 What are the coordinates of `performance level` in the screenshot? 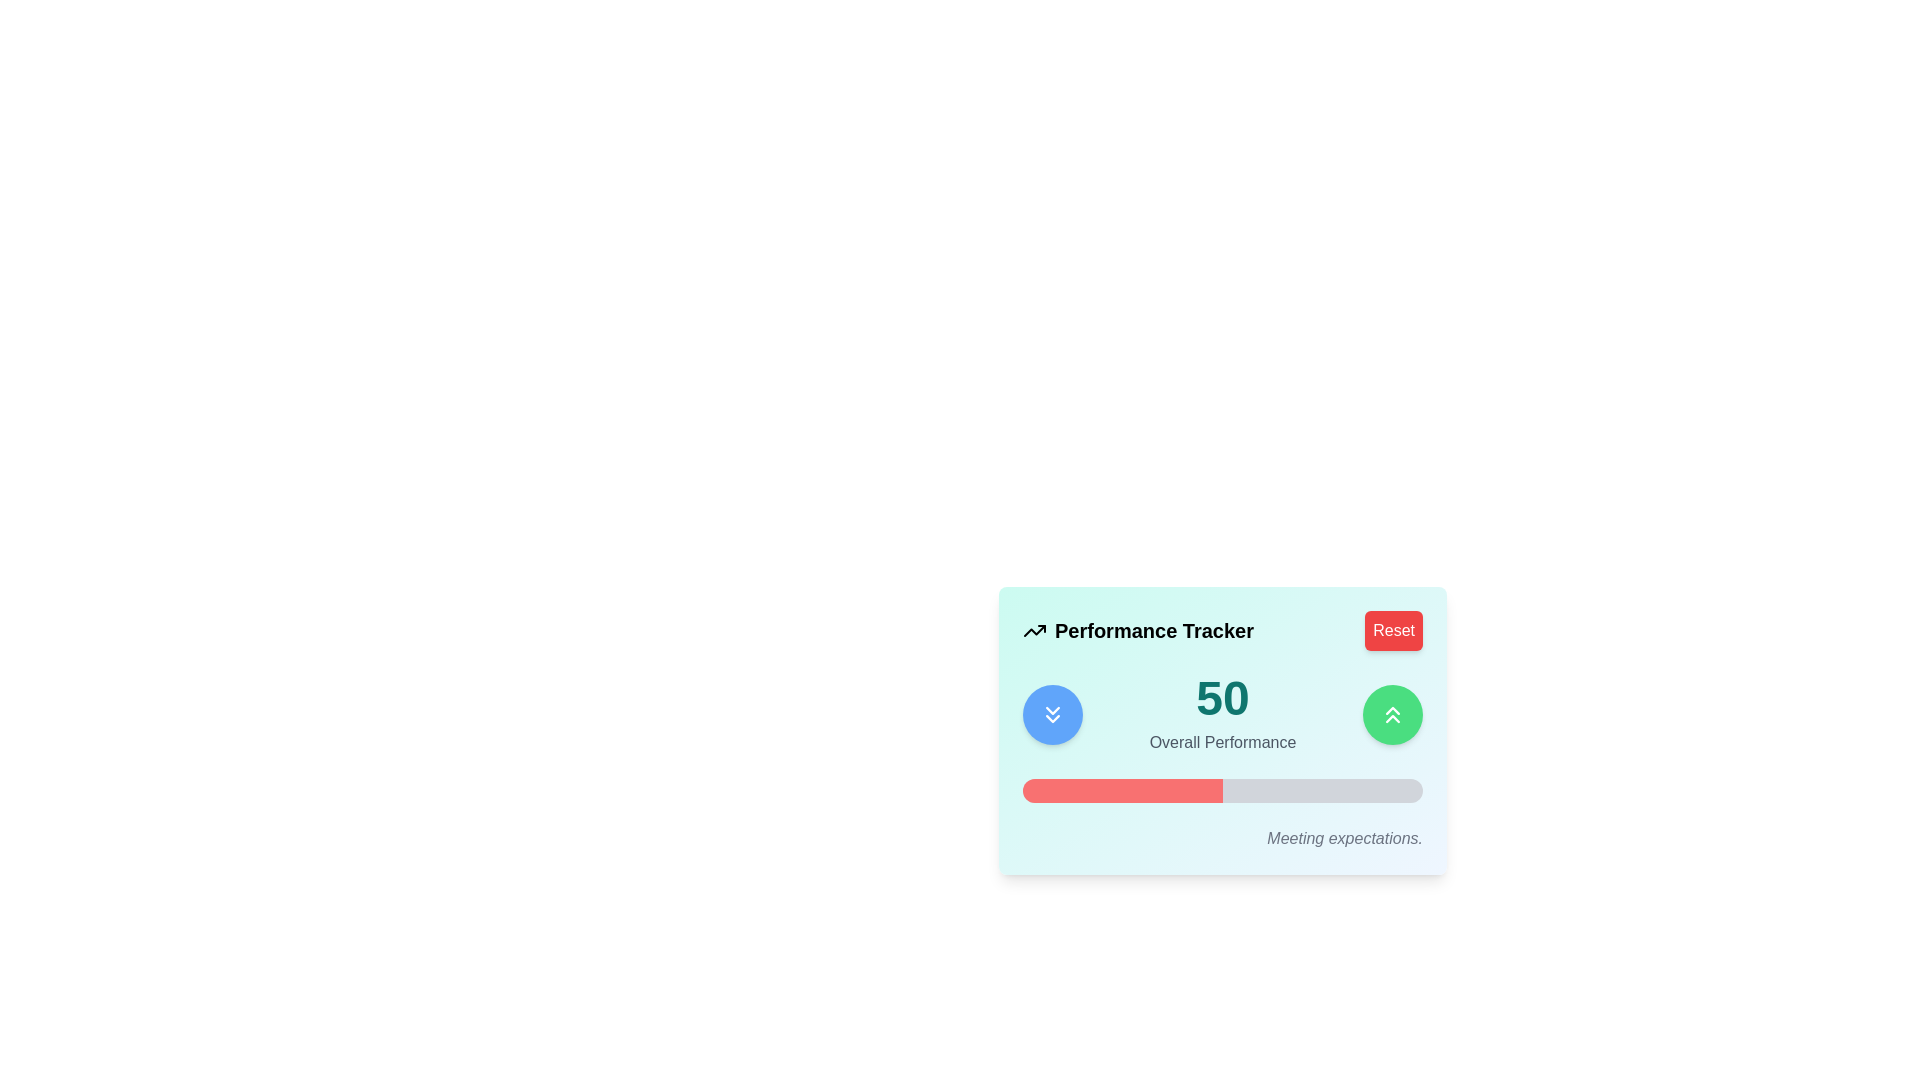 It's located at (1319, 789).